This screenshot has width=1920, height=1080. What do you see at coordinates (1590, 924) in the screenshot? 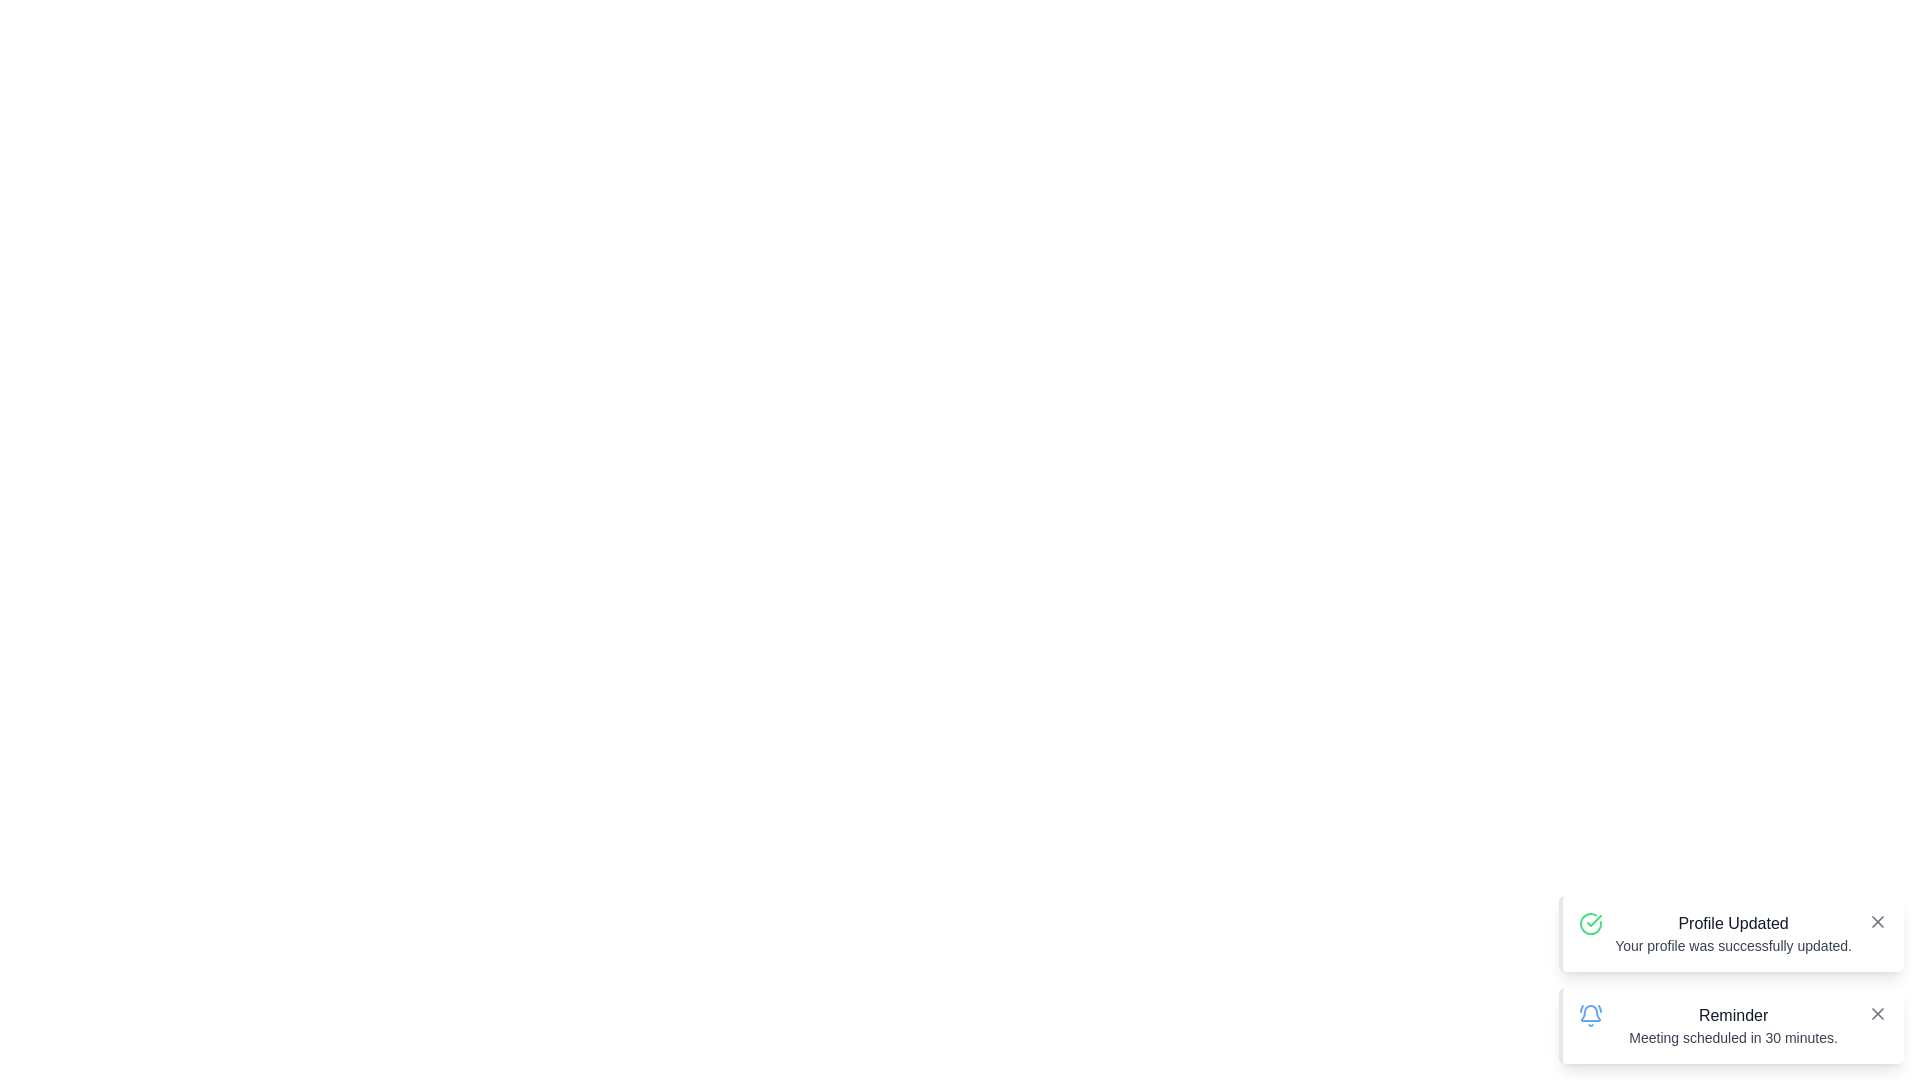
I see `the circular green check mark icon that signifies a successful operation, located to the left of the 'Profile Updated' text in the notification panel` at bounding box center [1590, 924].